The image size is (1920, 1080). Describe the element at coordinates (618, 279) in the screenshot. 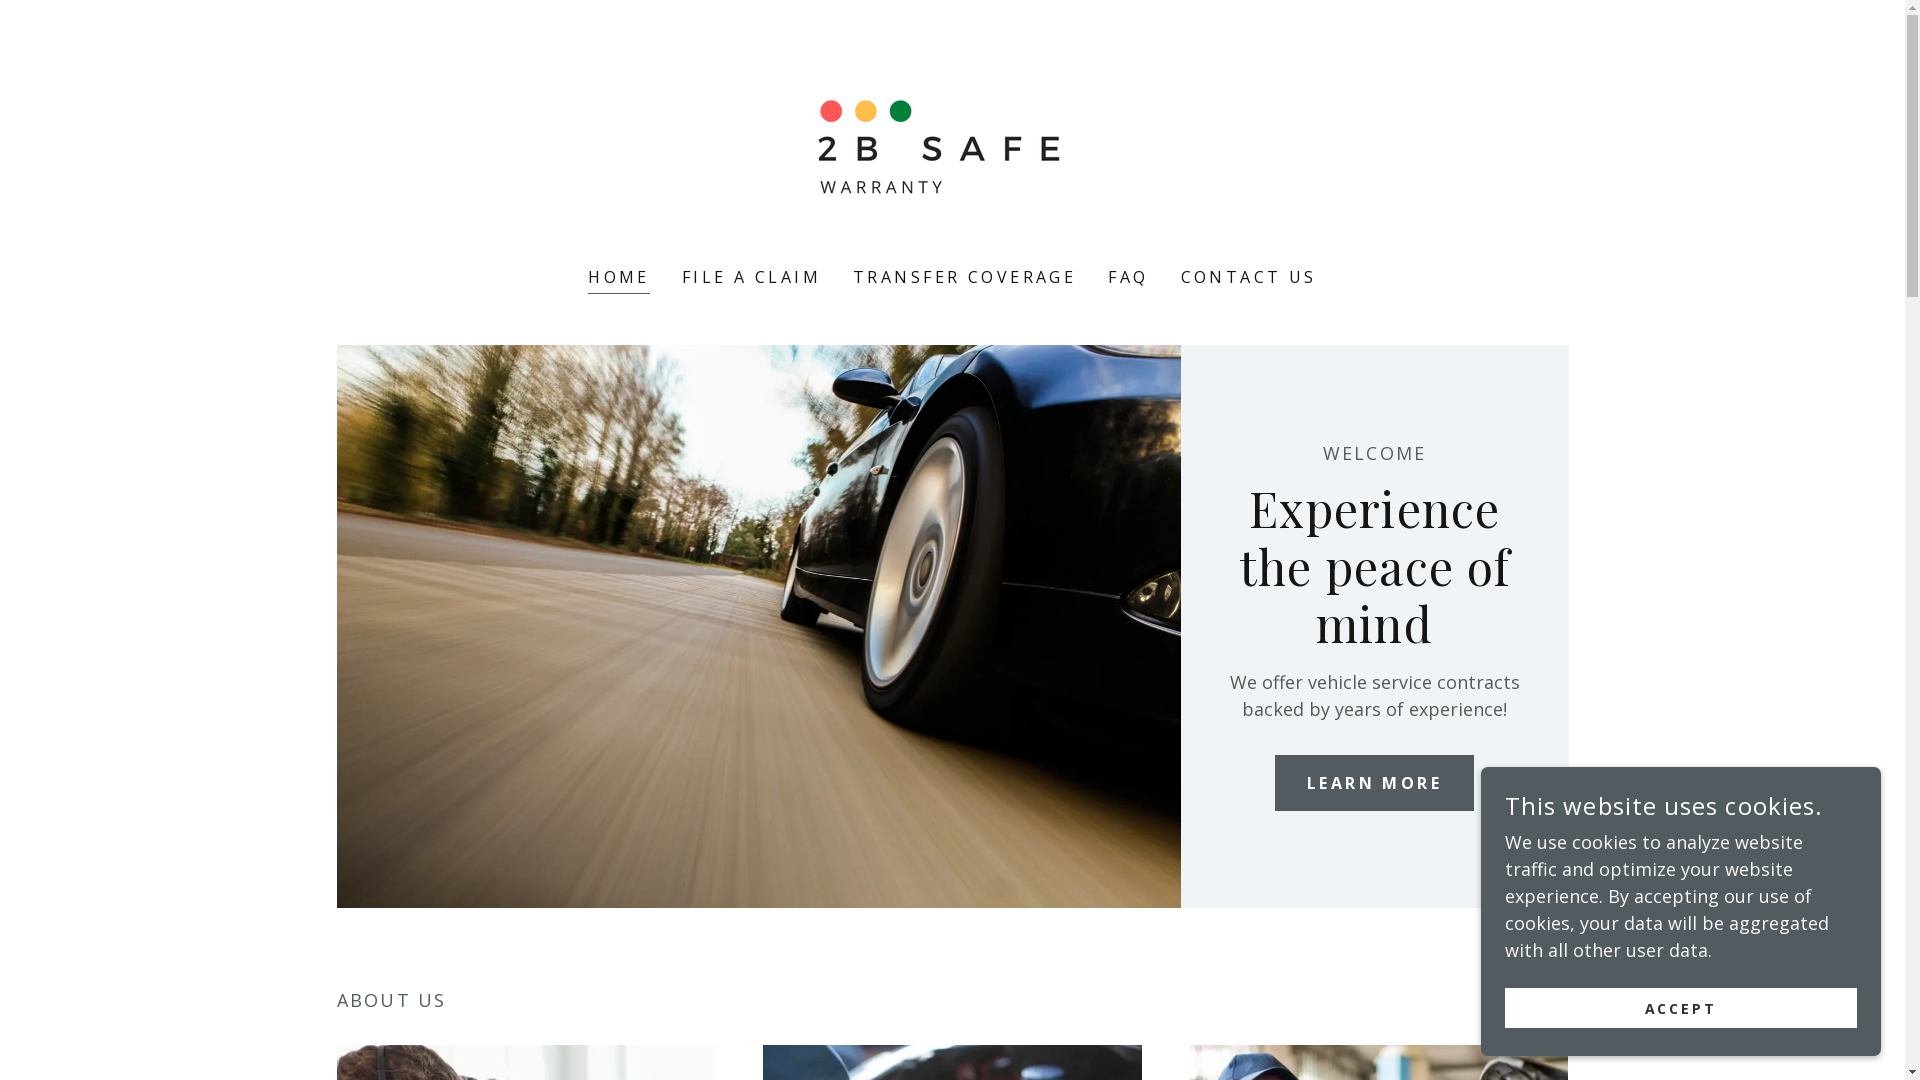

I see `'HOME'` at that location.